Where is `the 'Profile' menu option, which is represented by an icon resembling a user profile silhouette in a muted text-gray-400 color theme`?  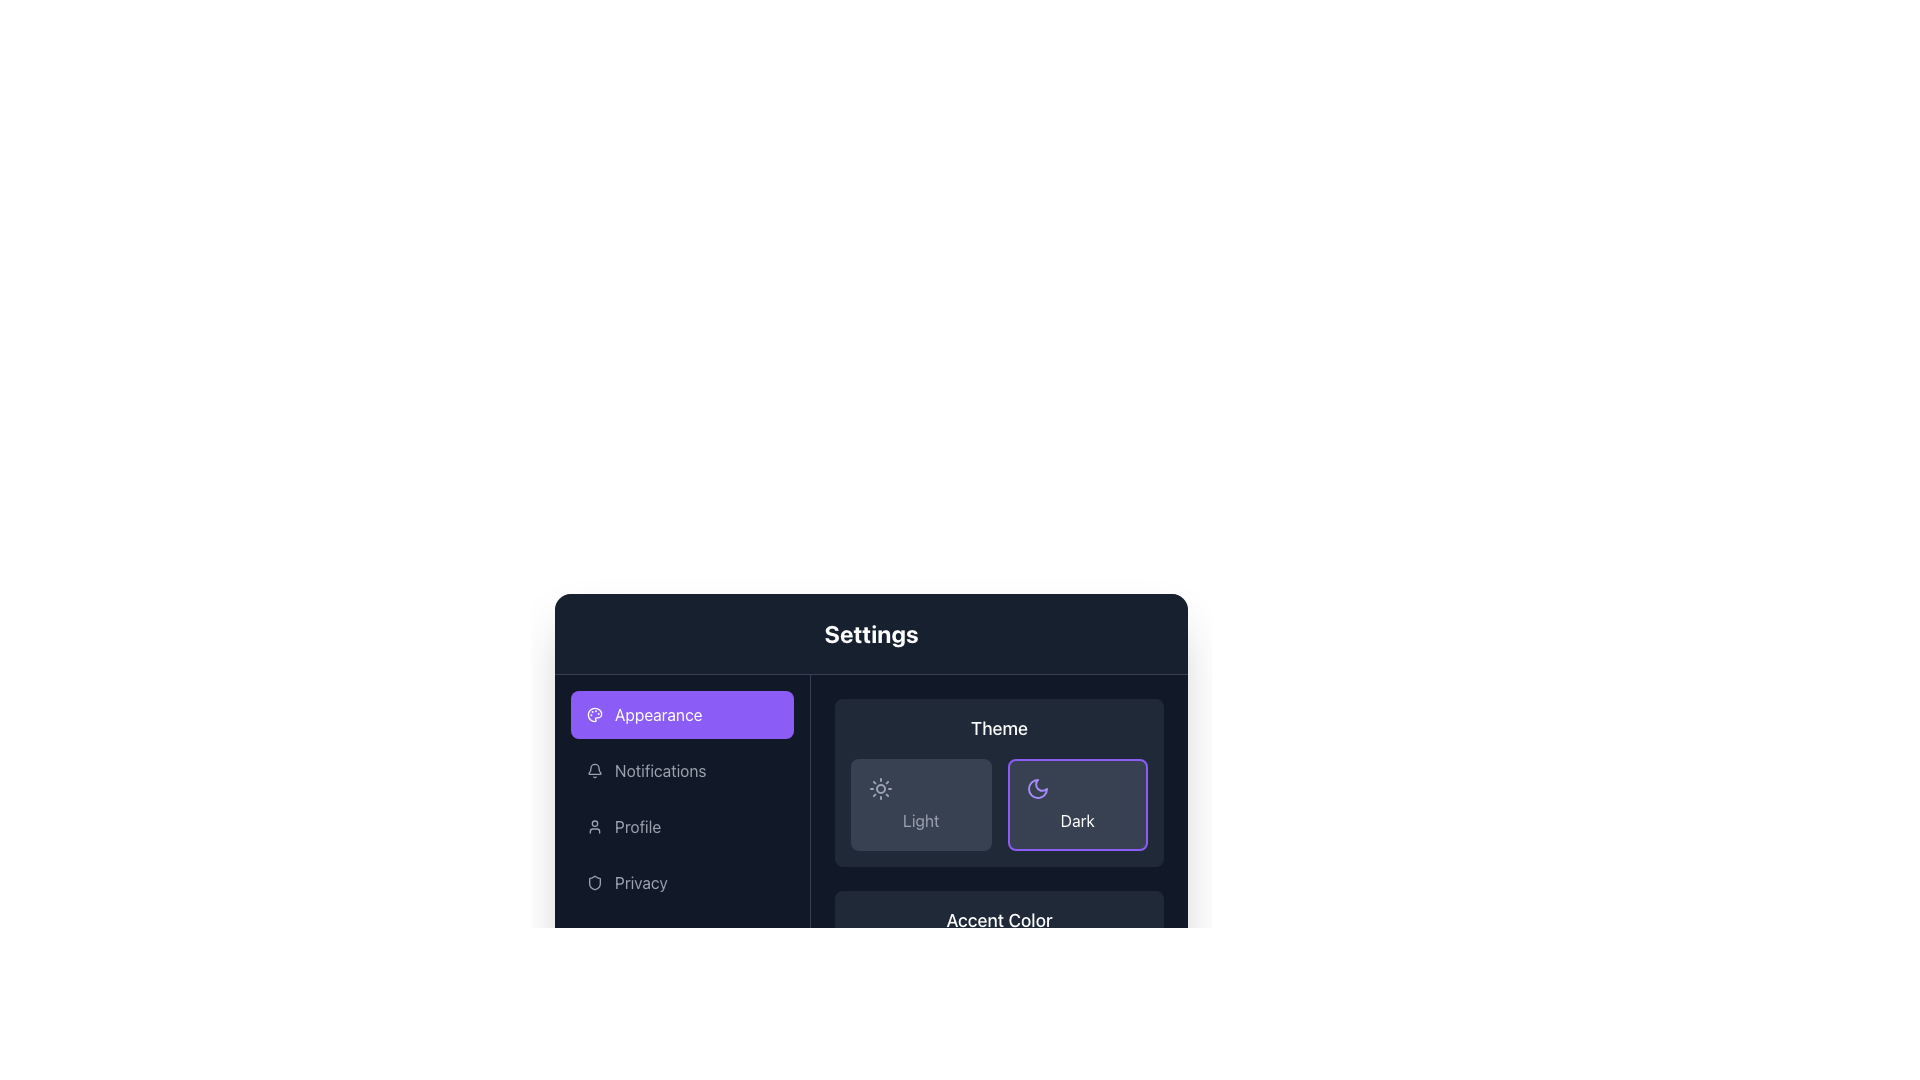
the 'Profile' menu option, which is represented by an icon resembling a user profile silhouette in a muted text-gray-400 color theme is located at coordinates (594, 826).